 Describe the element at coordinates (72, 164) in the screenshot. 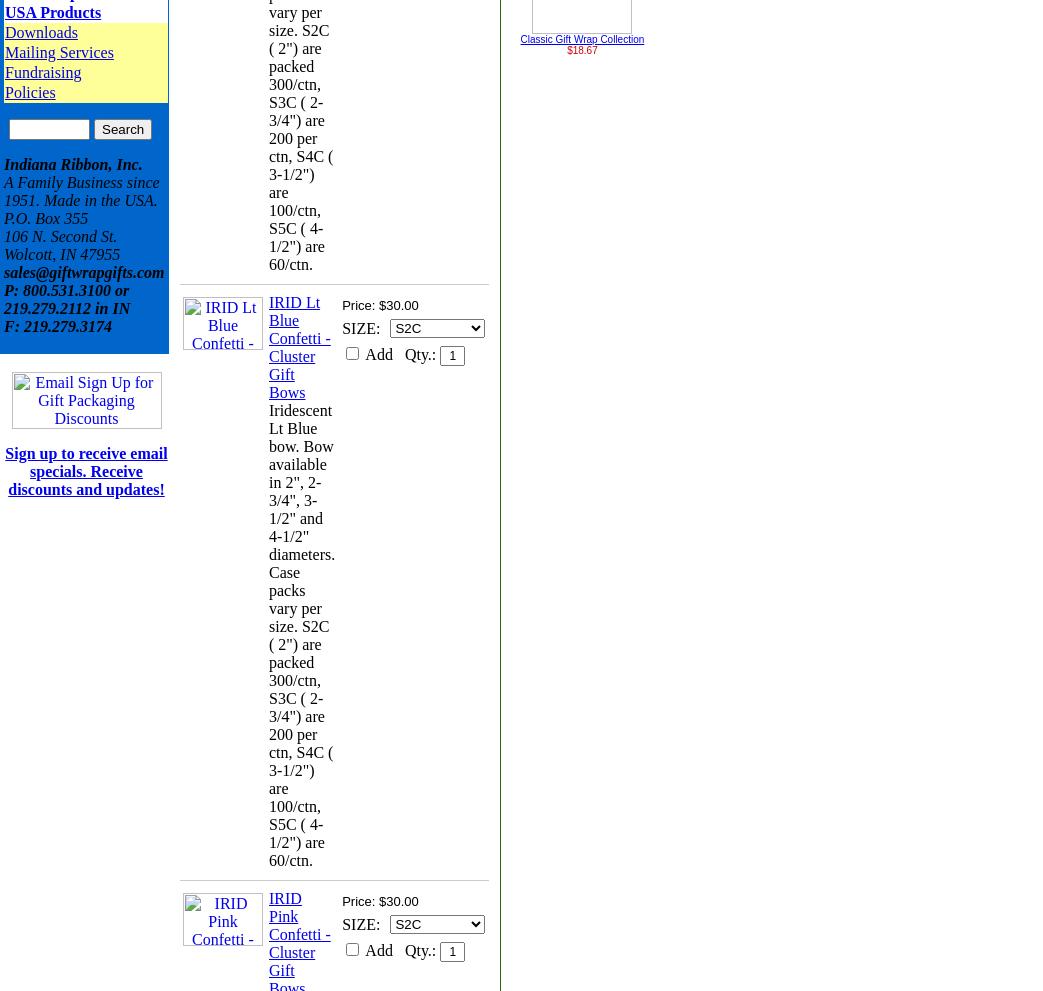

I see `'Indiana Ribbon, Inc.'` at that location.